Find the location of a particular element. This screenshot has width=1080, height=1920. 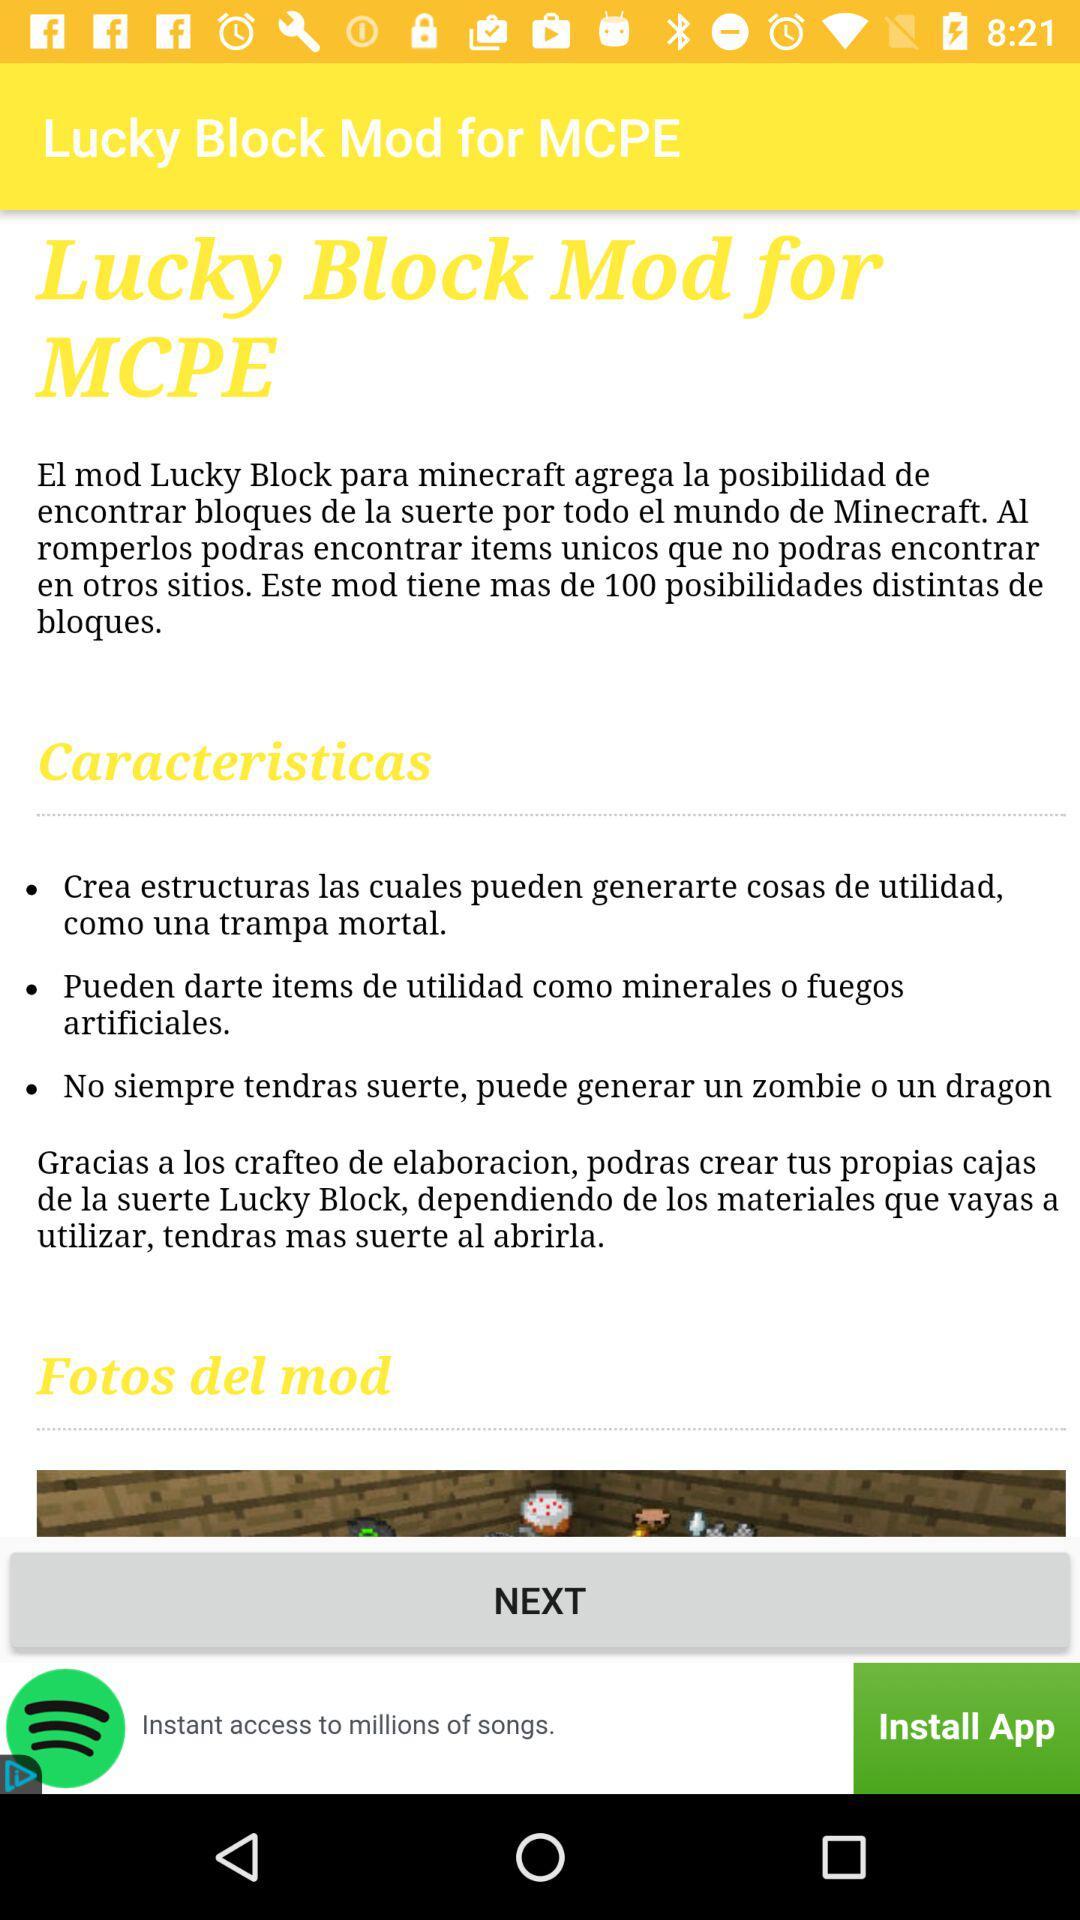

open advertisement is located at coordinates (540, 1727).